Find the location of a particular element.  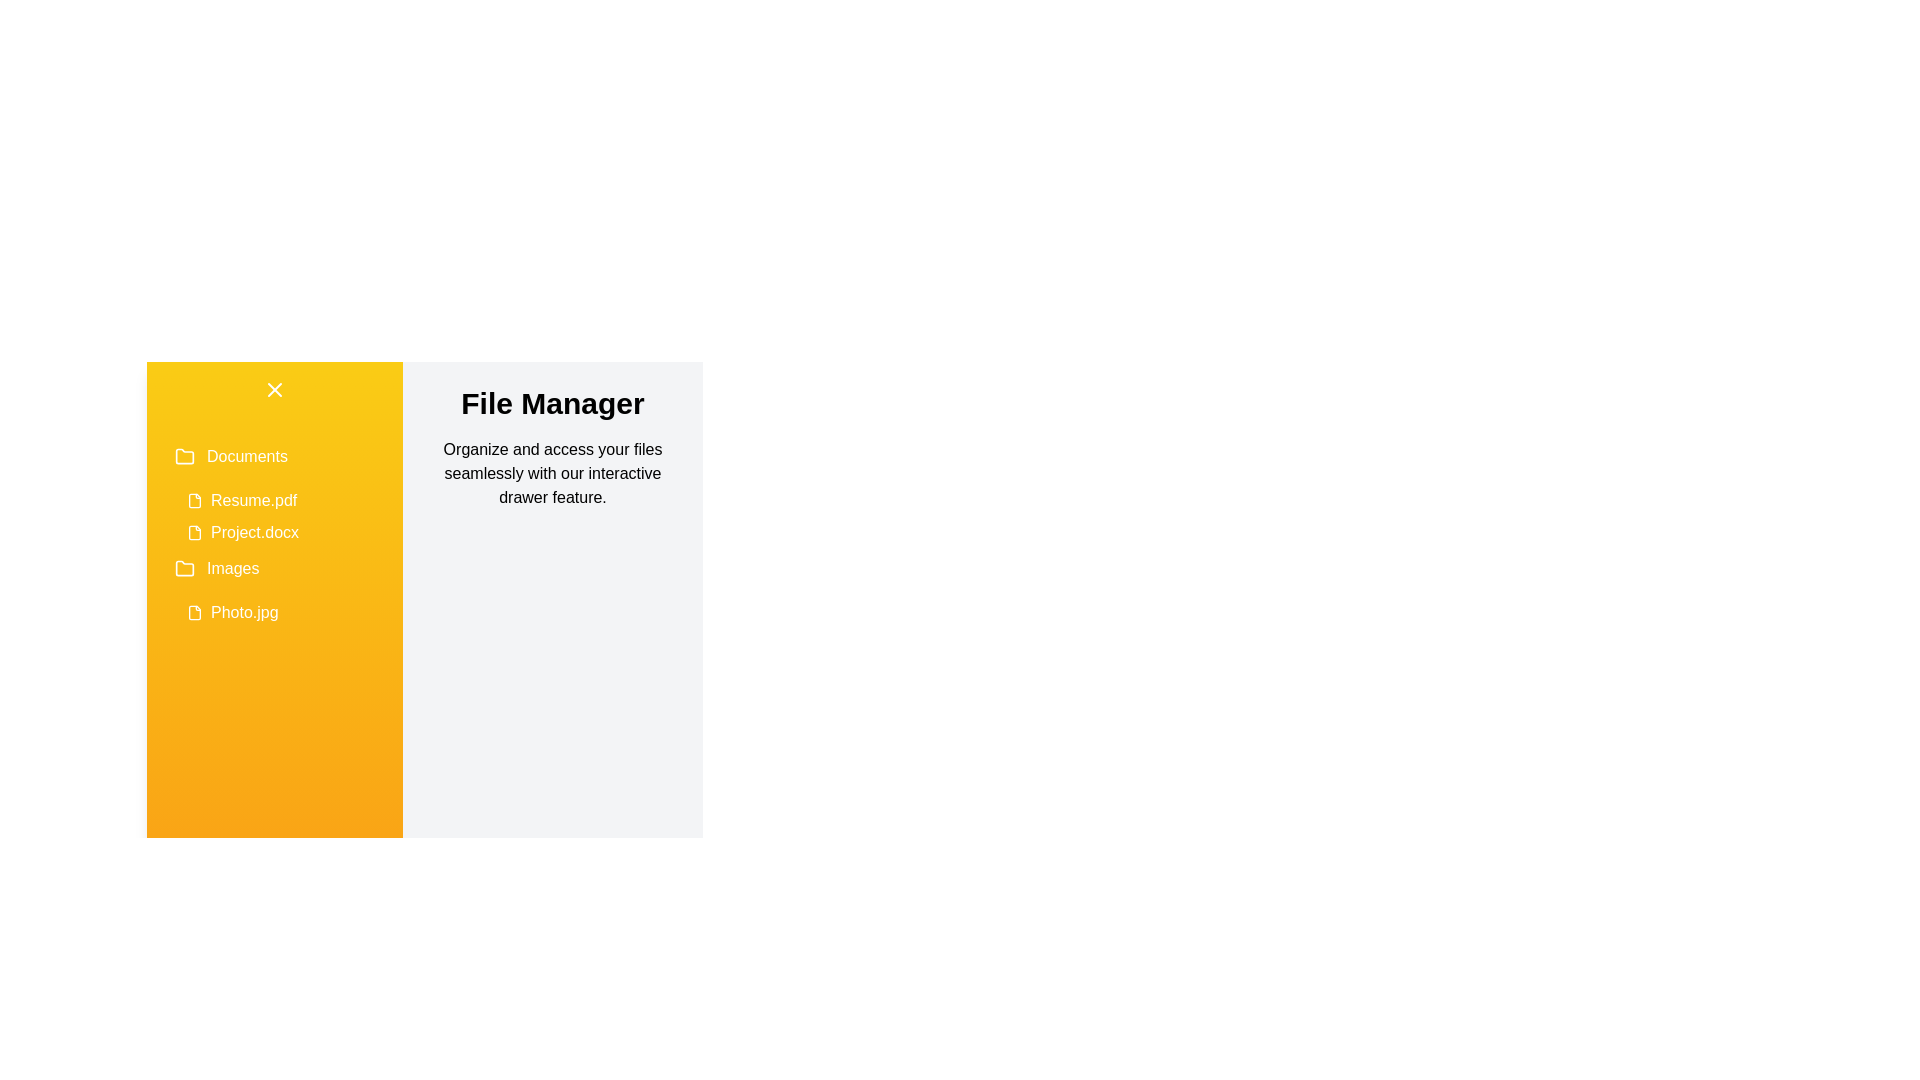

the folder named Images to expand or collapse its contents is located at coordinates (273, 569).